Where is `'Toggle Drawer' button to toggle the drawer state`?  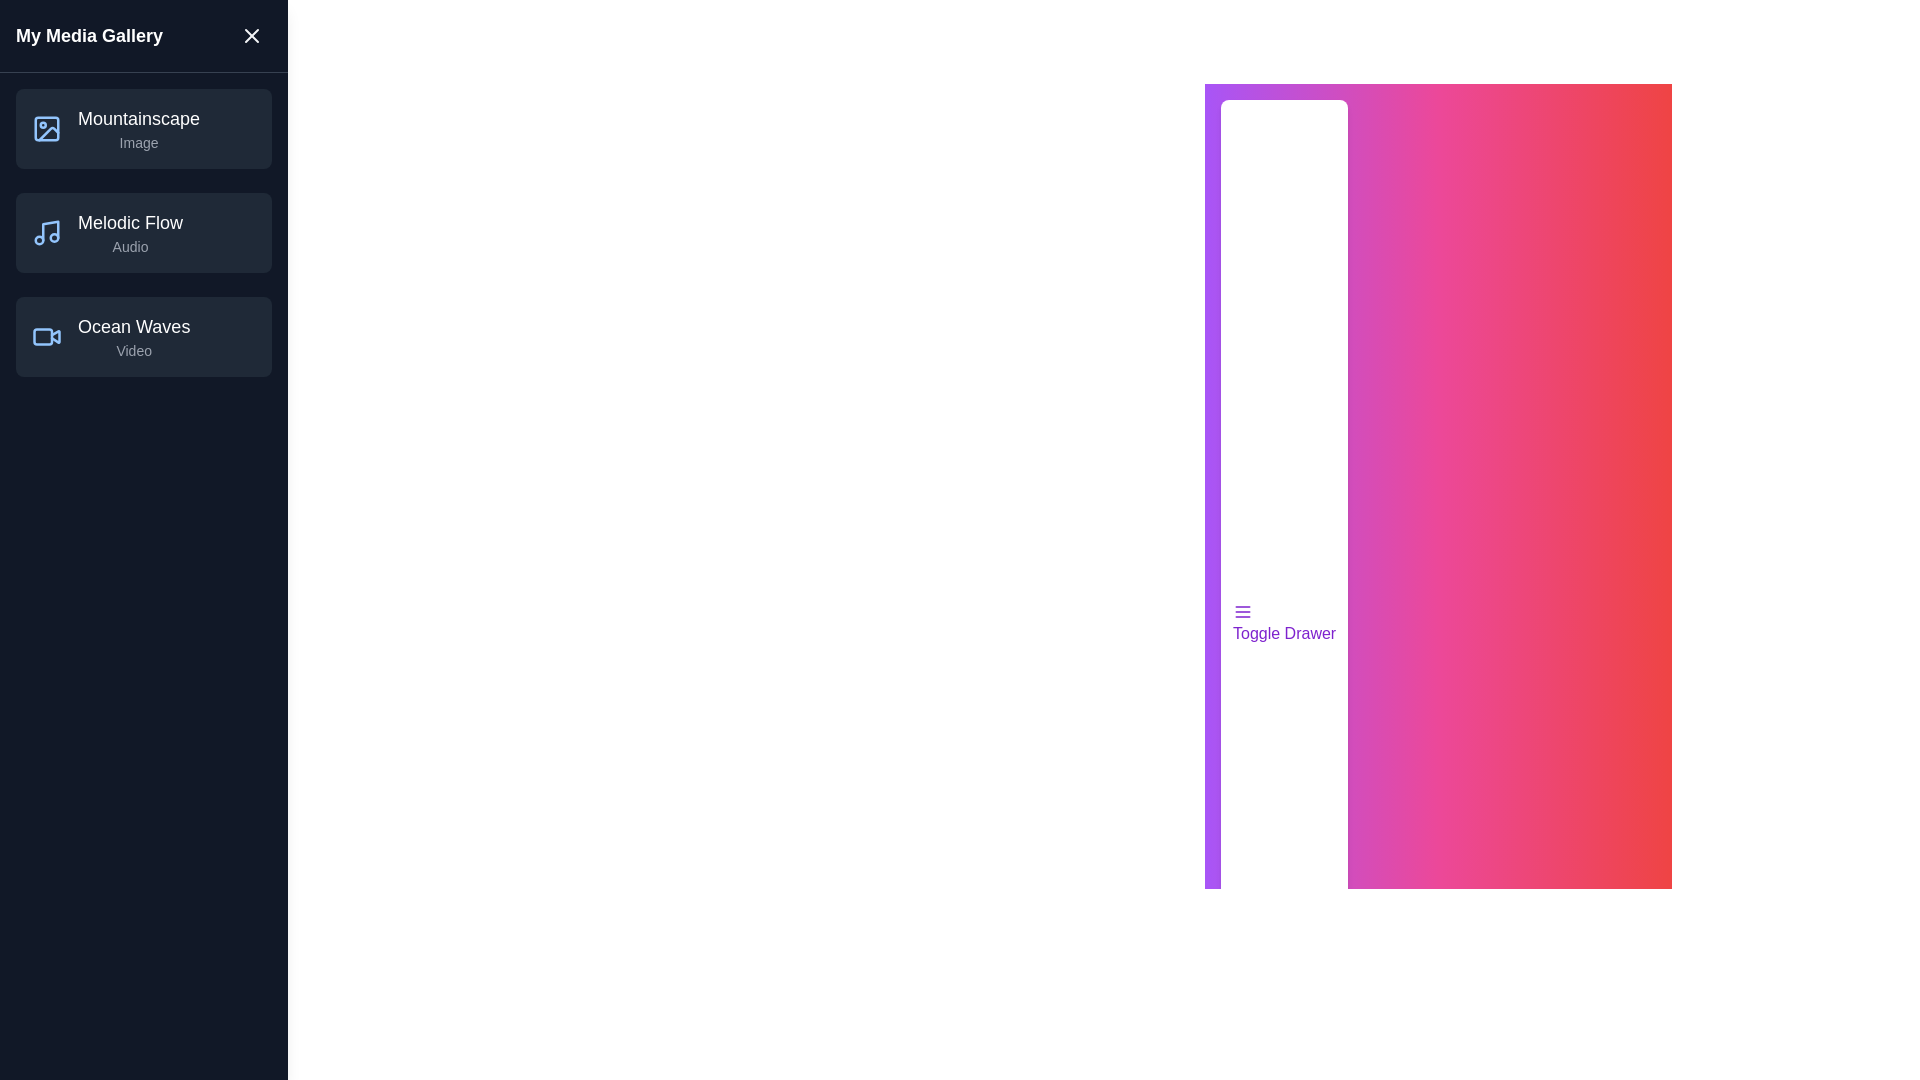
'Toggle Drawer' button to toggle the drawer state is located at coordinates (1283, 623).